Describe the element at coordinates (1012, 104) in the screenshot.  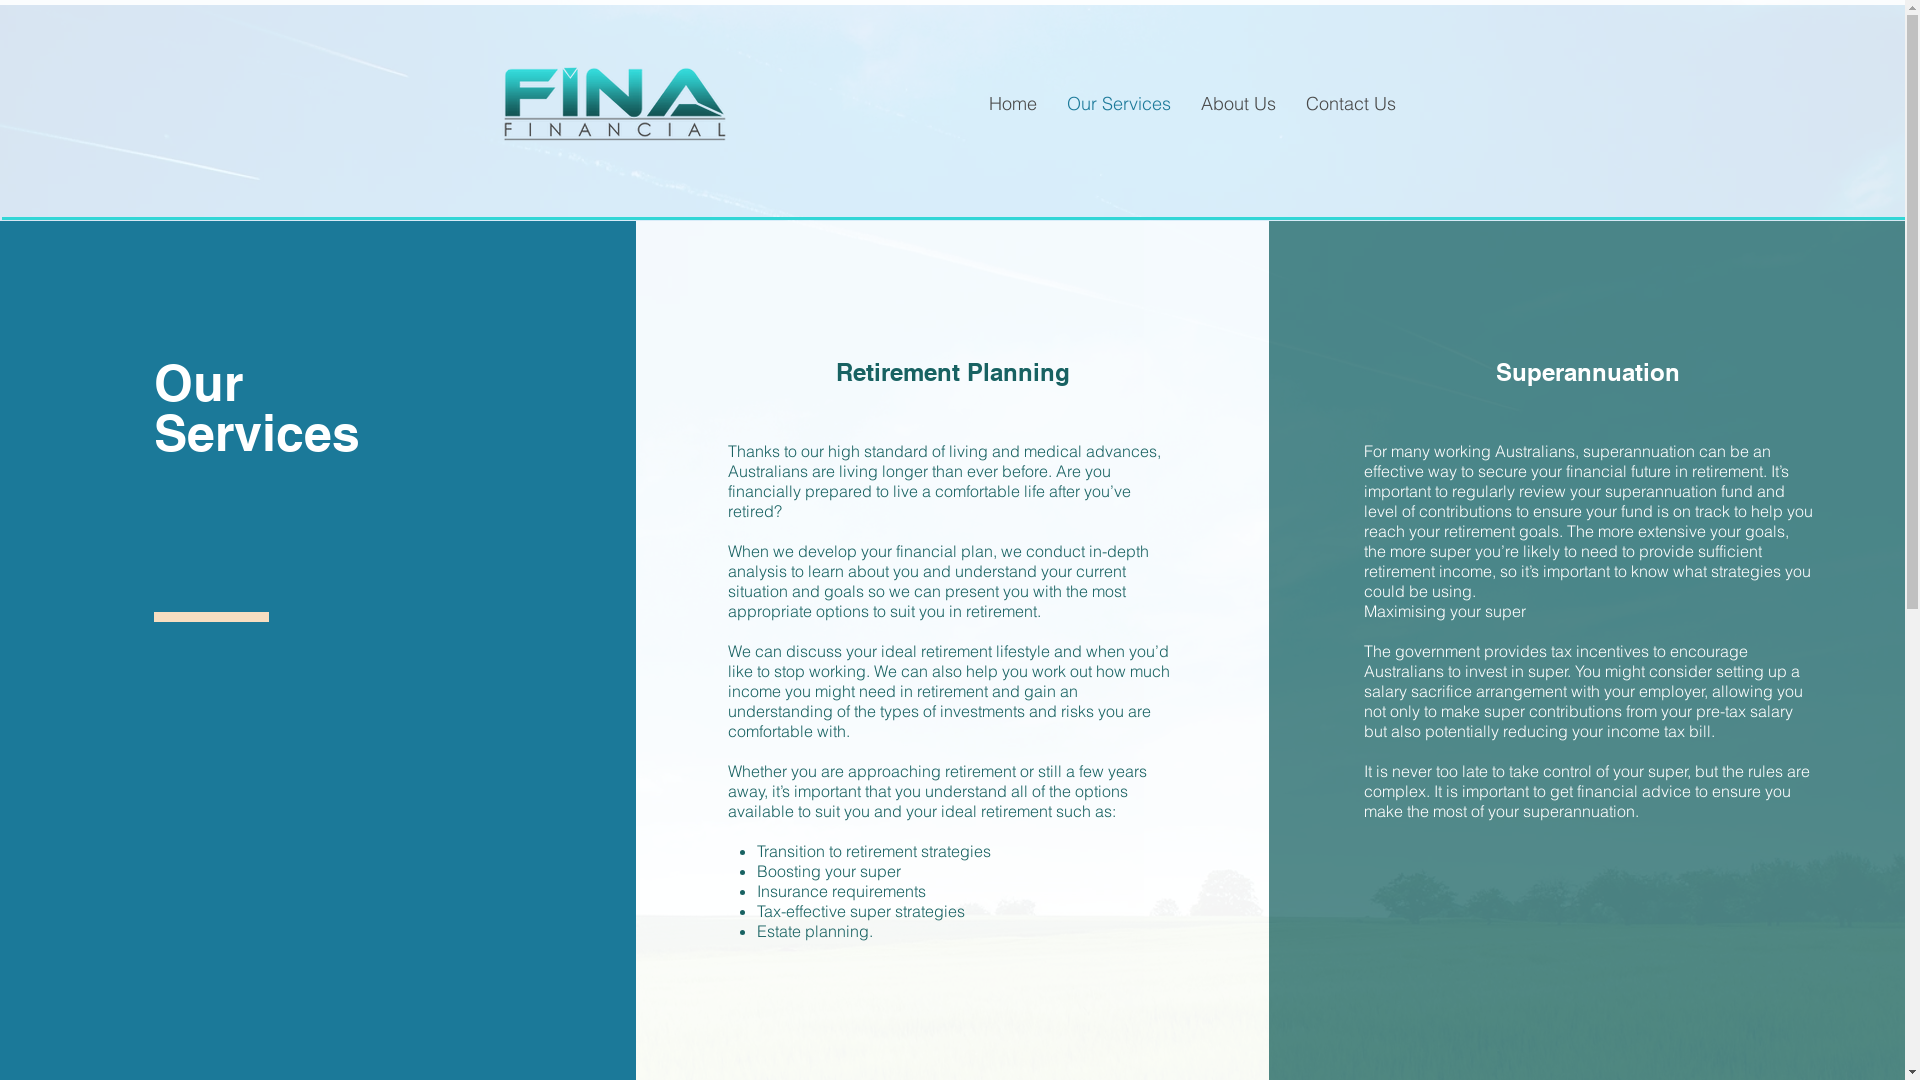
I see `'Home'` at that location.